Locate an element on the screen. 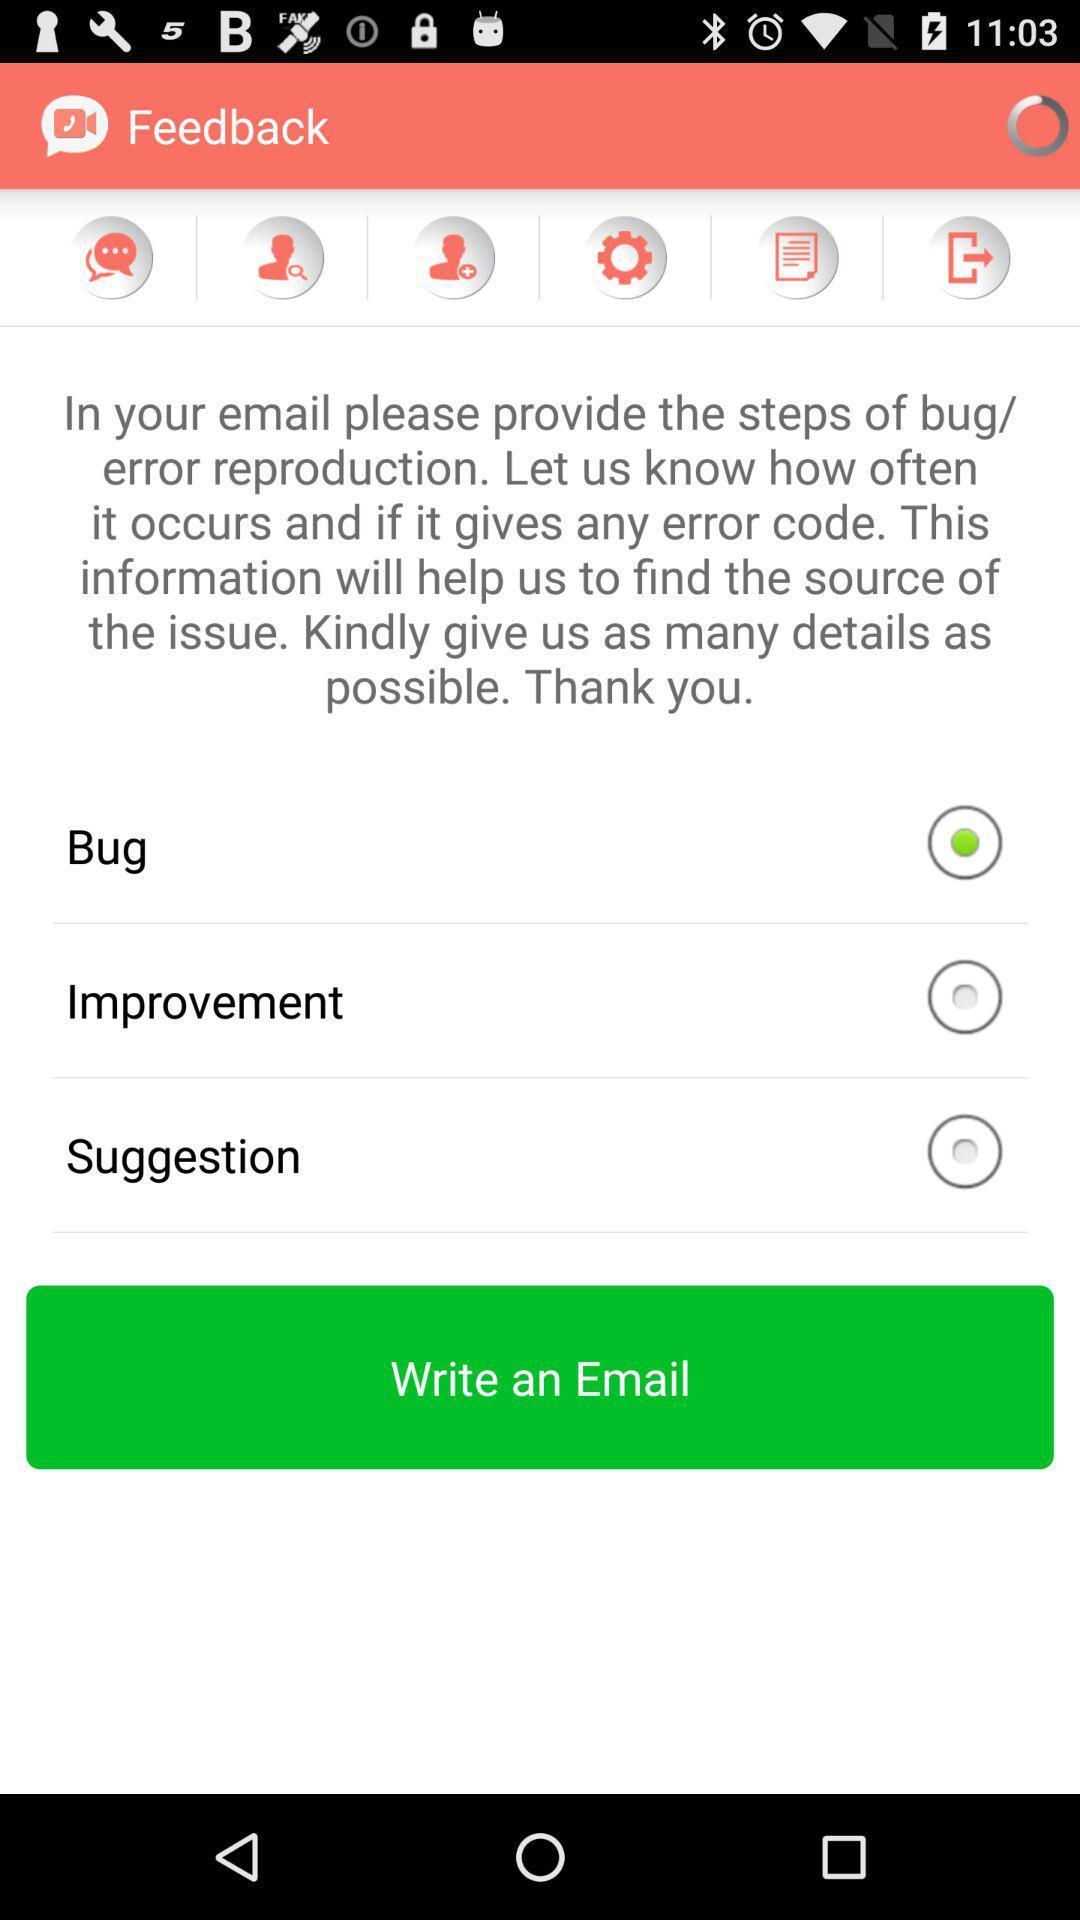 Image resolution: width=1080 pixels, height=1920 pixels. contact is located at coordinates (452, 256).